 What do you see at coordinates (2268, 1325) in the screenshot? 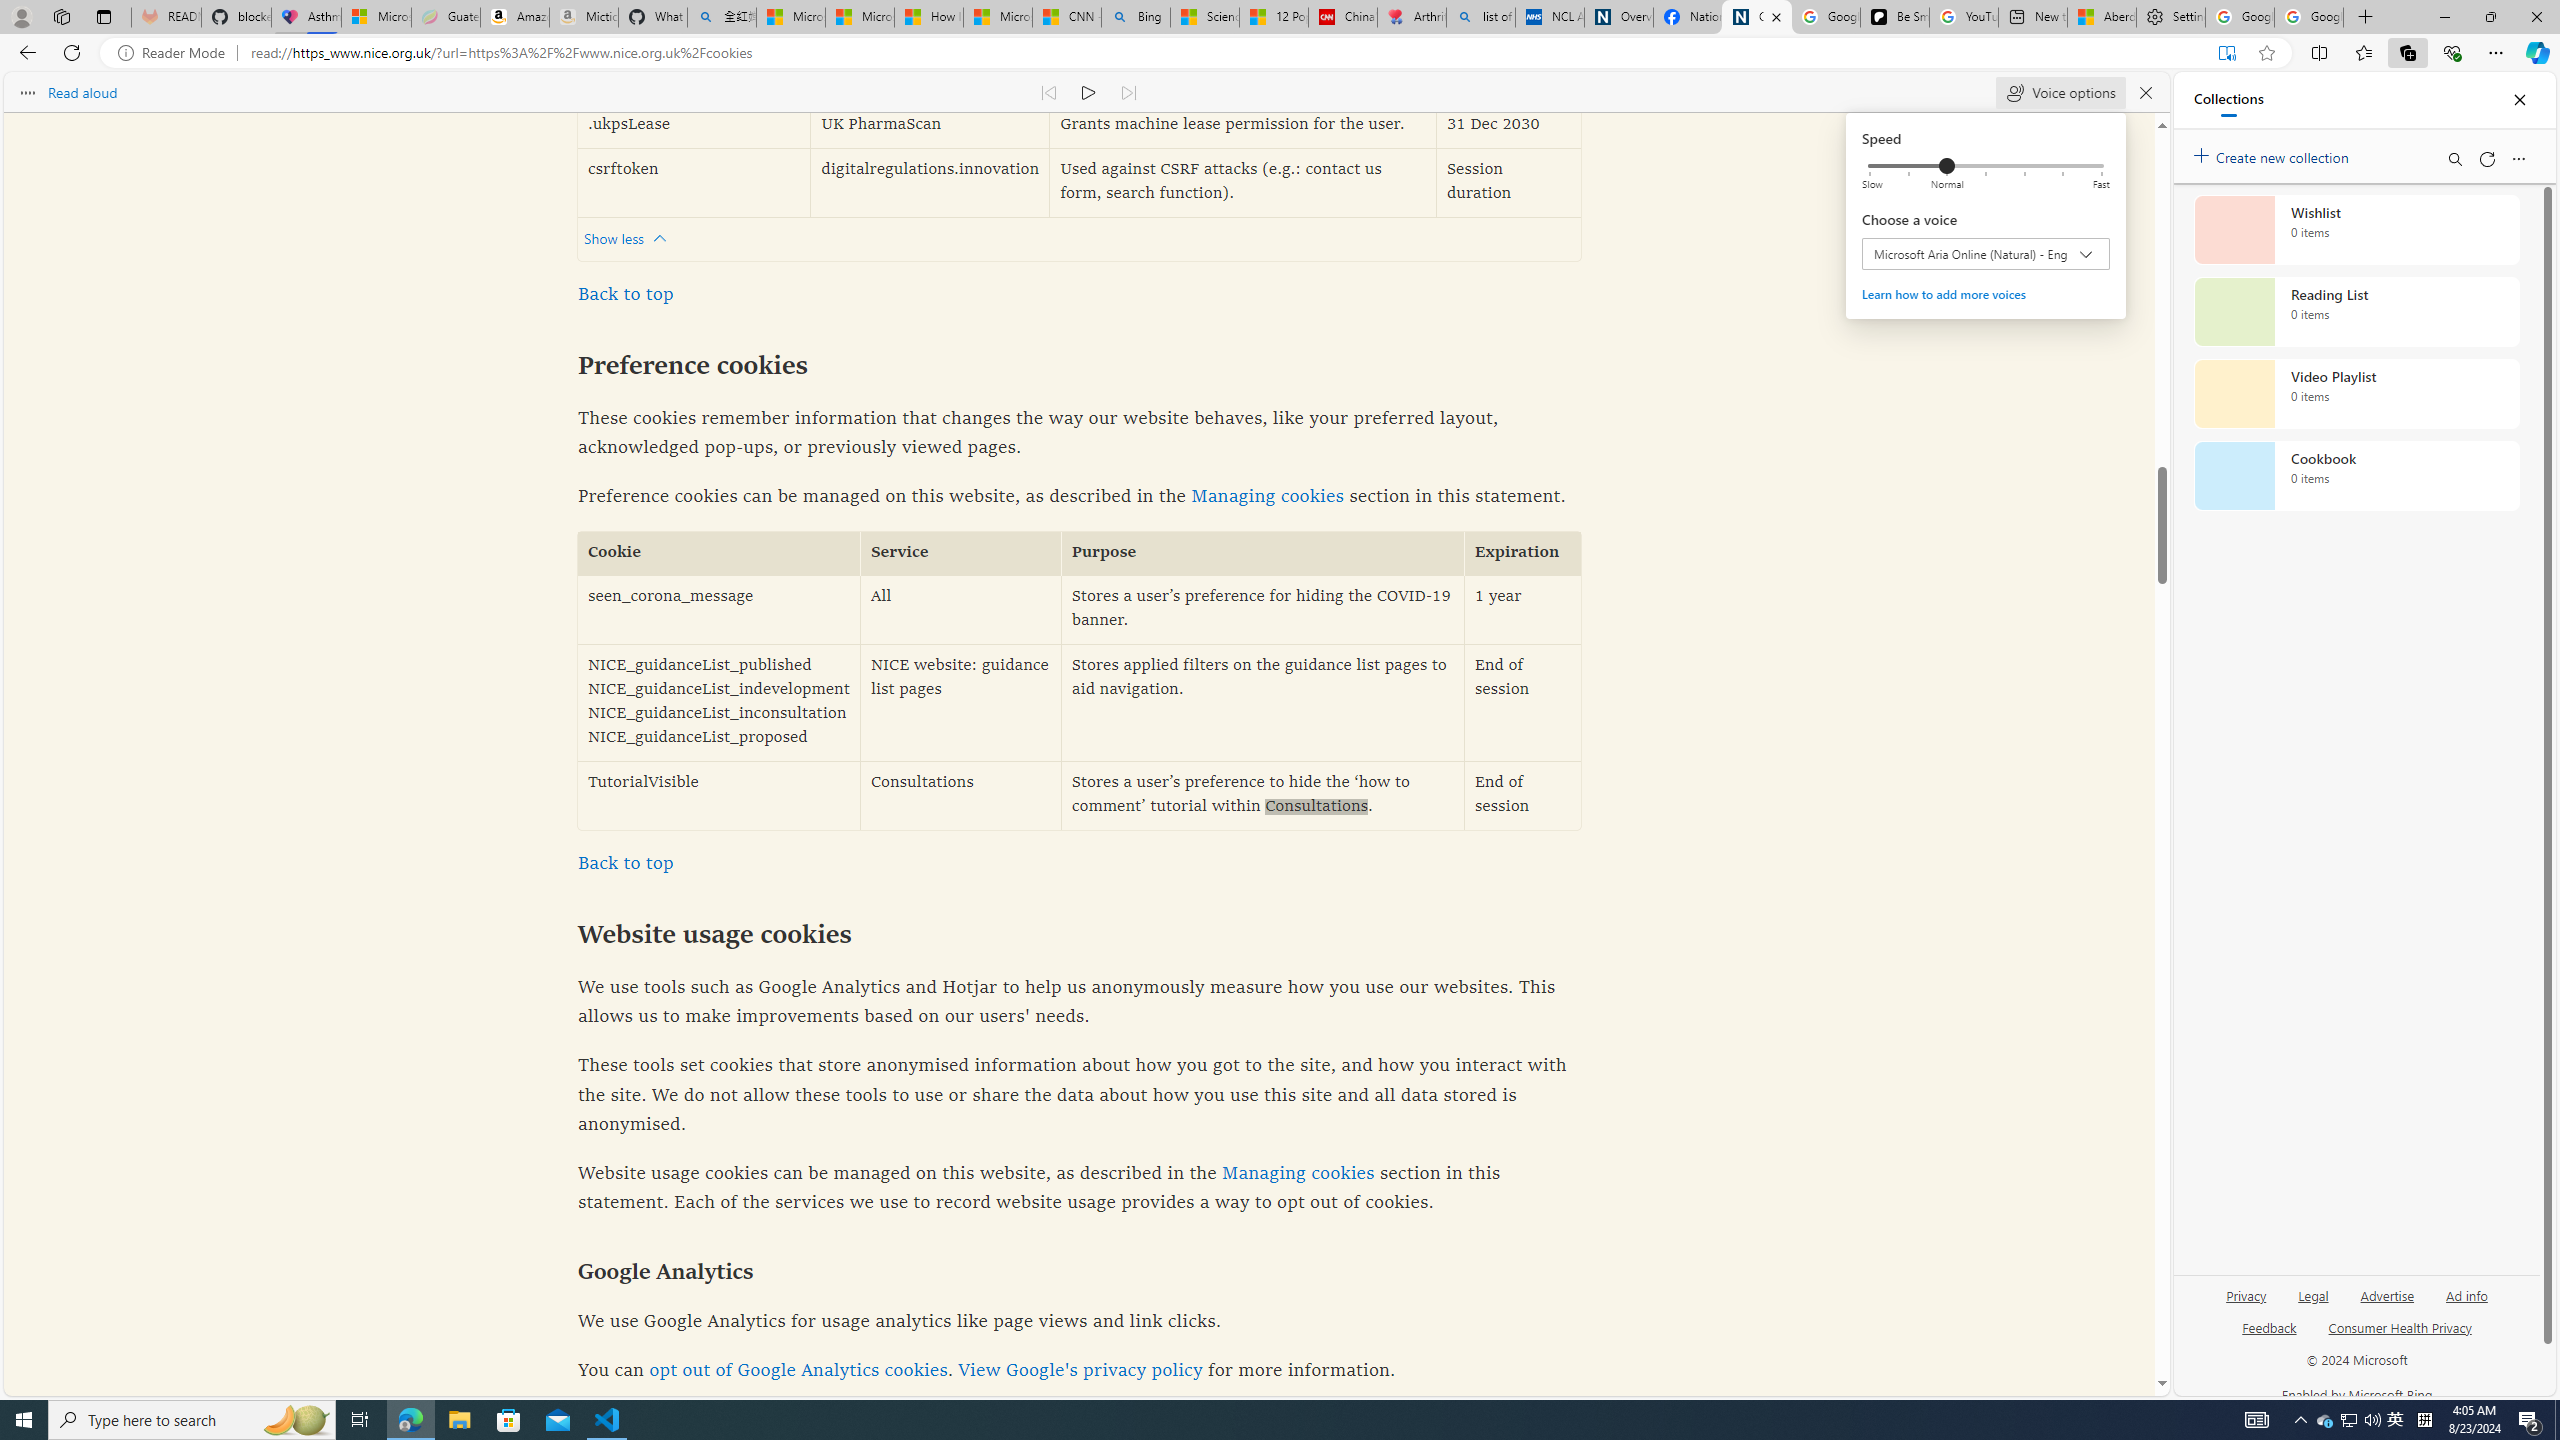
I see `'Feedback'` at bounding box center [2268, 1325].